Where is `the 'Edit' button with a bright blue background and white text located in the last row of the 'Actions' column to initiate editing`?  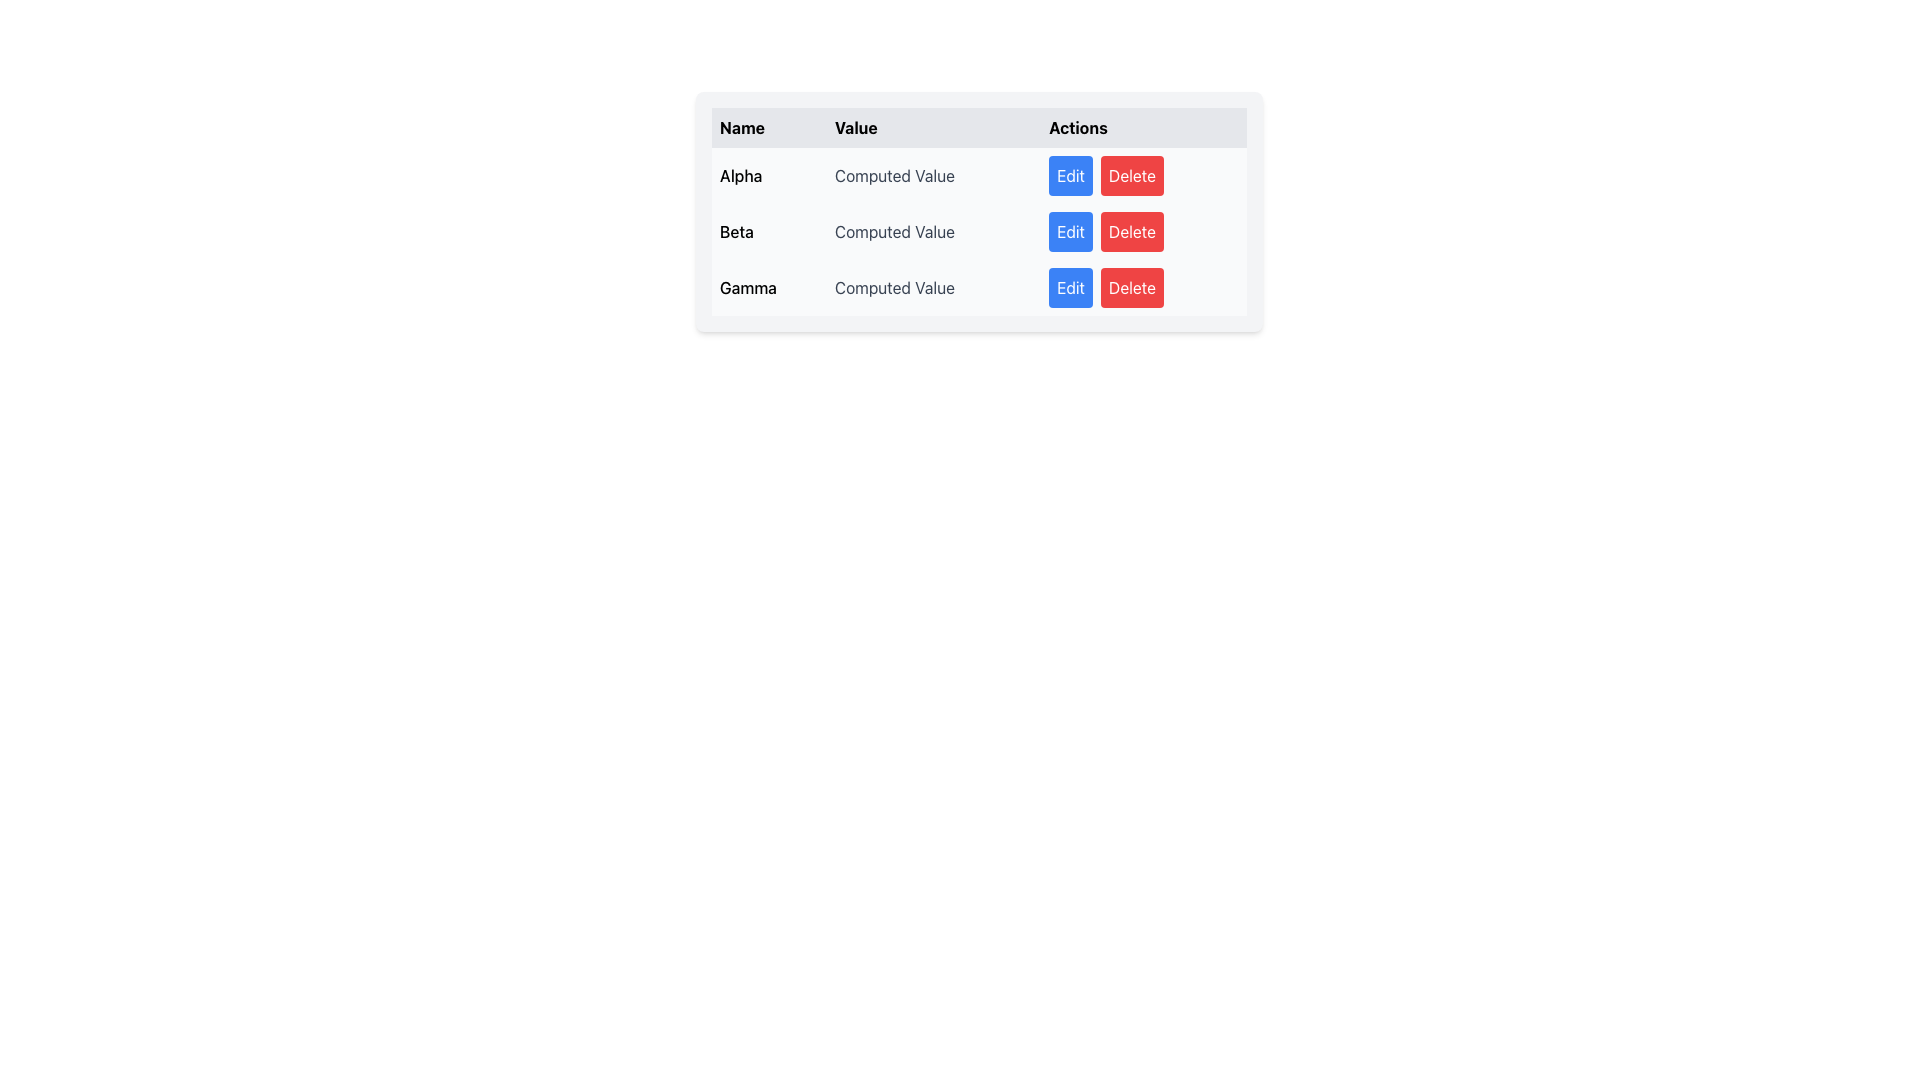
the 'Edit' button with a bright blue background and white text located in the last row of the 'Actions' column to initiate editing is located at coordinates (1069, 288).